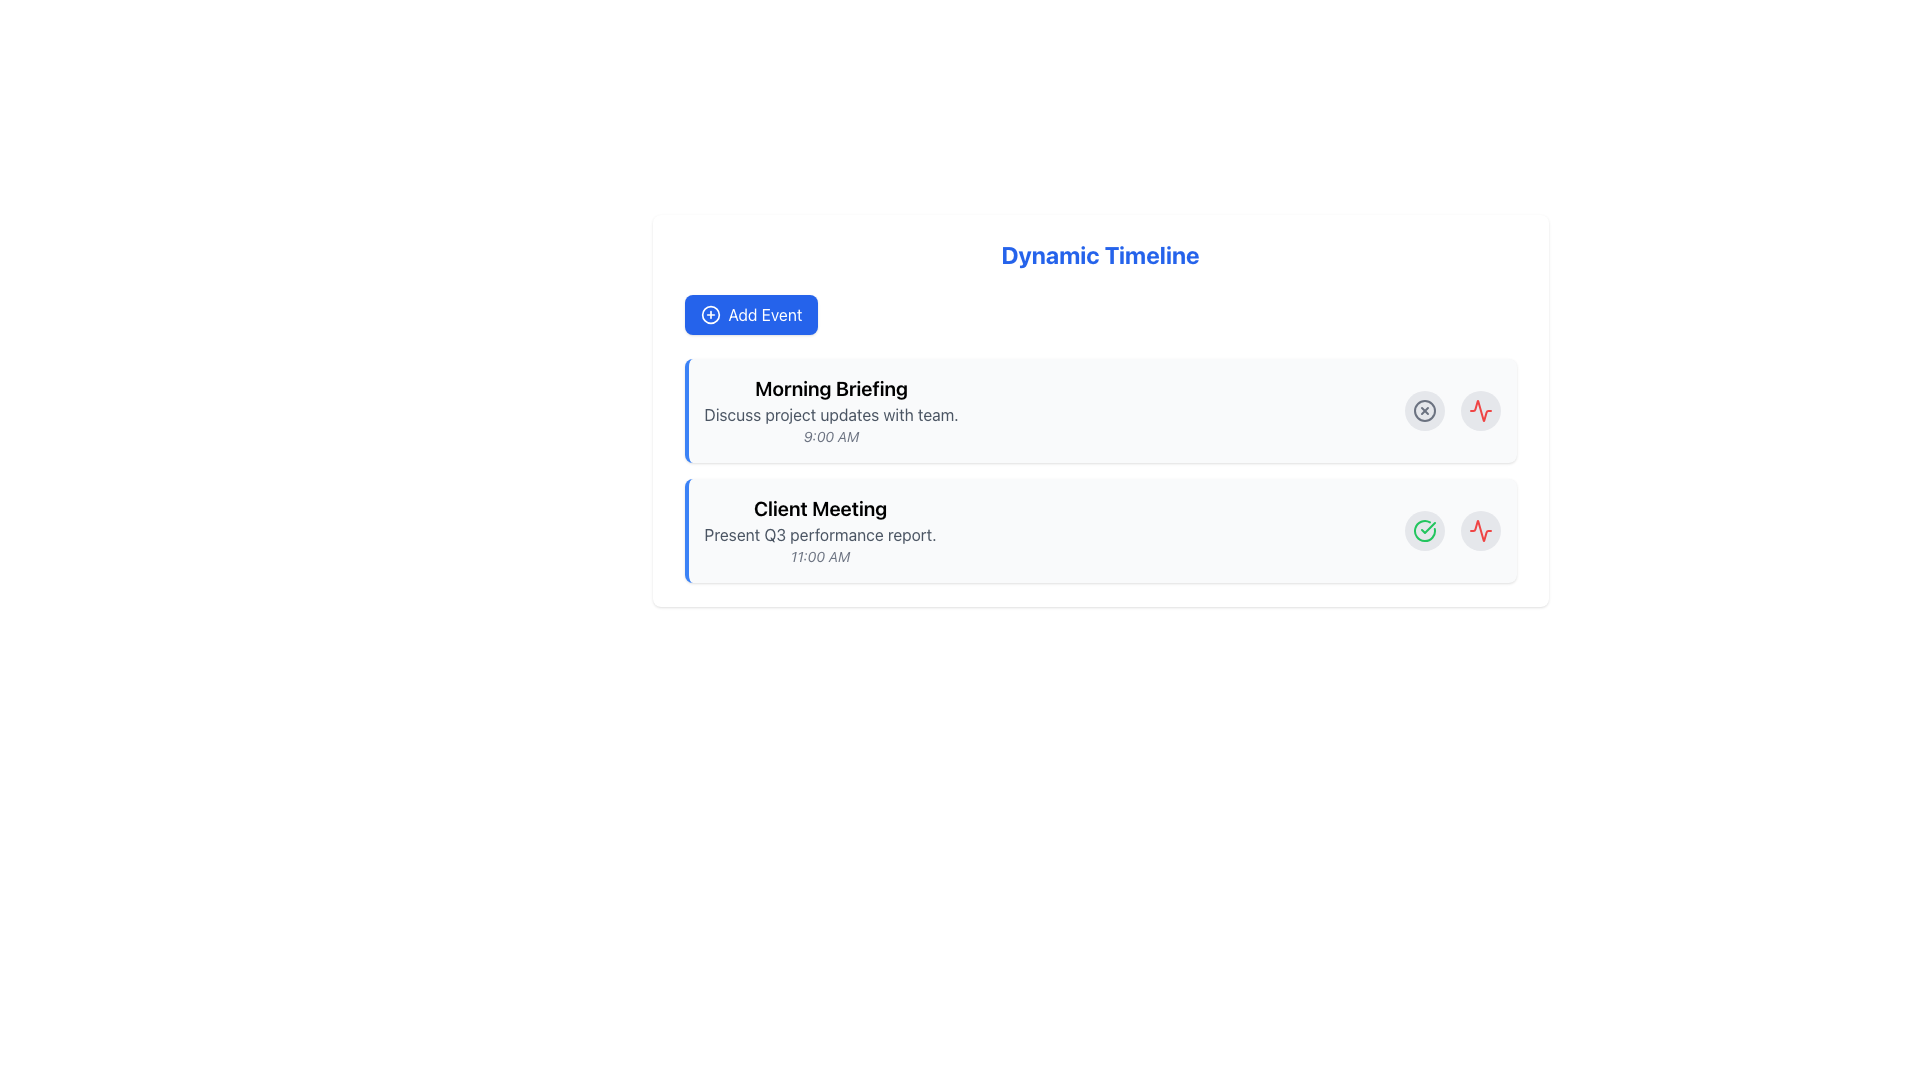 This screenshot has width=1920, height=1080. I want to click on the plus sign icon inside the circular border located within the 'Add Event' button, so click(710, 315).